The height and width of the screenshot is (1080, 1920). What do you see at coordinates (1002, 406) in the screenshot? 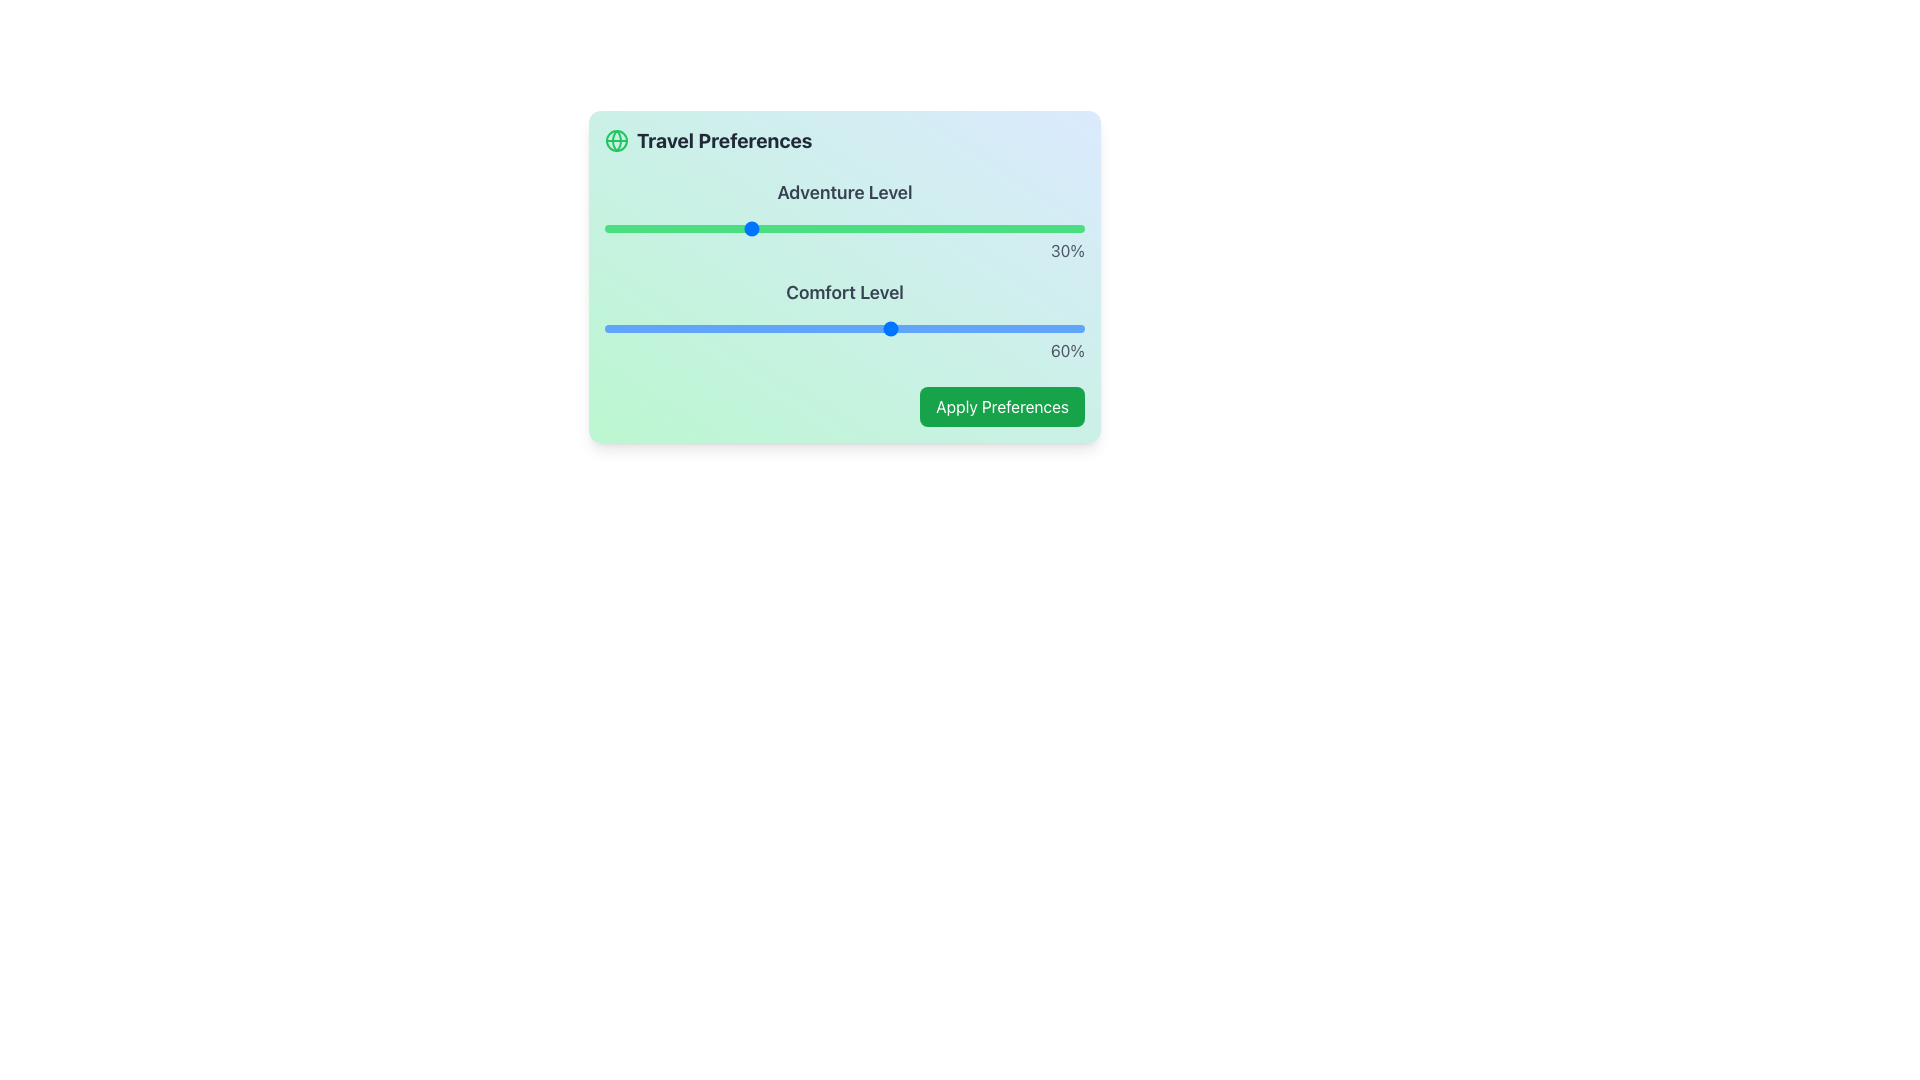
I see `the 'Apply Preferences' button located at the bottom-right corner of the 'Travel Preferences' card` at bounding box center [1002, 406].